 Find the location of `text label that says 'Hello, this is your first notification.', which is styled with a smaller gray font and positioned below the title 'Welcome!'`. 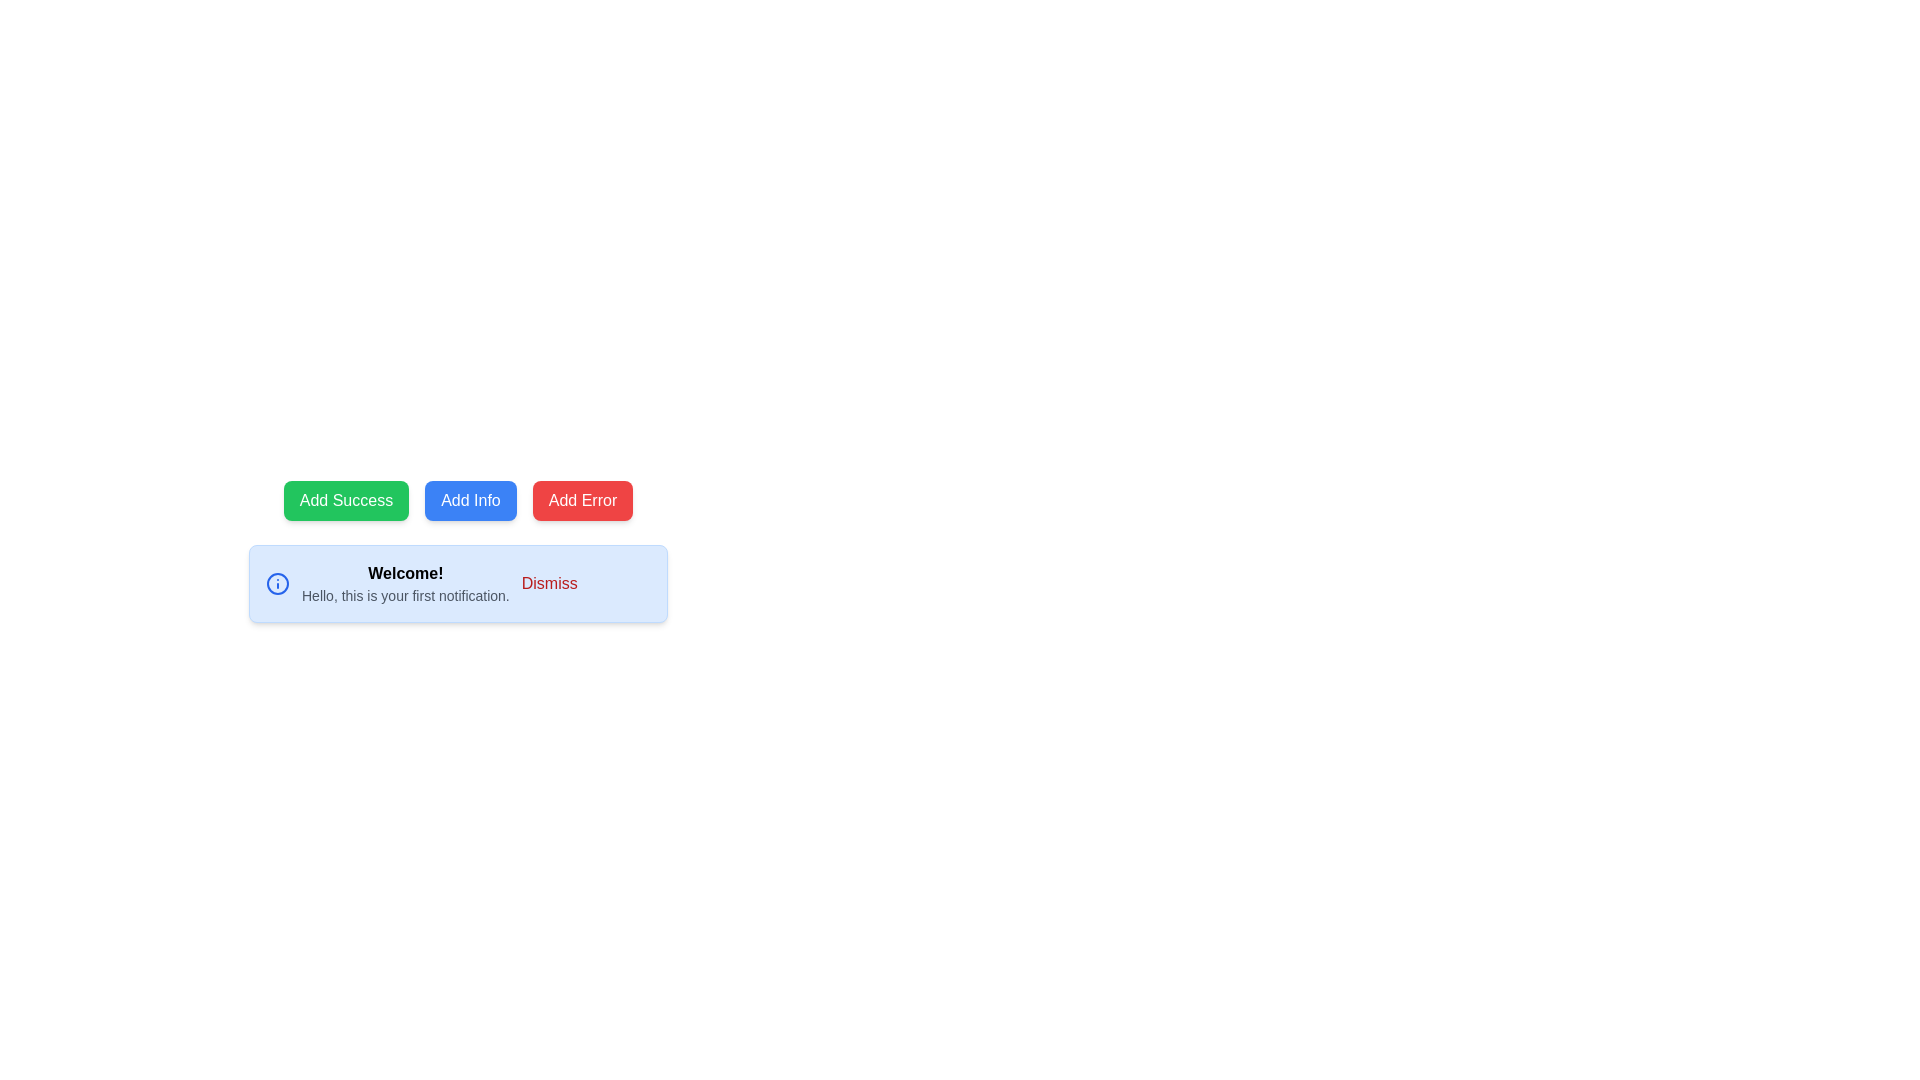

text label that says 'Hello, this is your first notification.', which is styled with a smaller gray font and positioned below the title 'Welcome!' is located at coordinates (404, 595).